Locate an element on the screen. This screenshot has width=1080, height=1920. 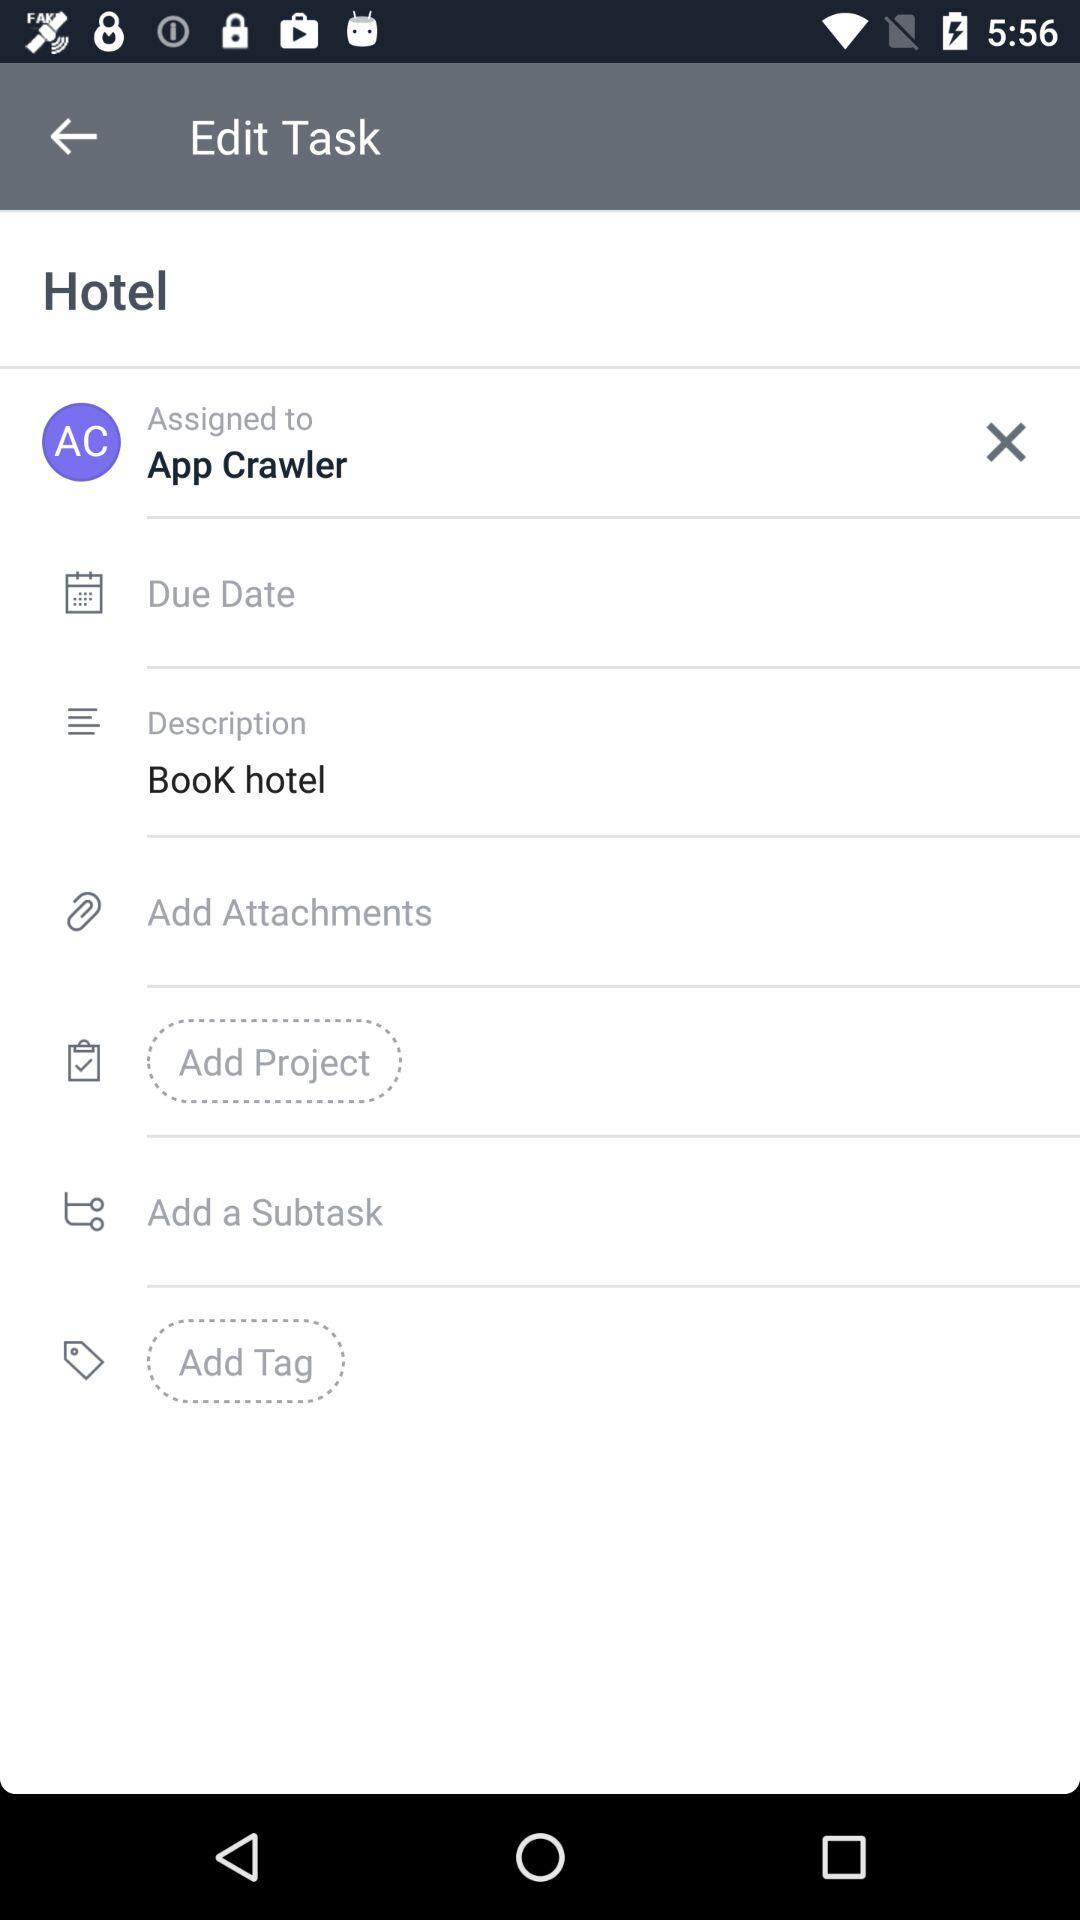
the item at the top right corner is located at coordinates (1006, 441).